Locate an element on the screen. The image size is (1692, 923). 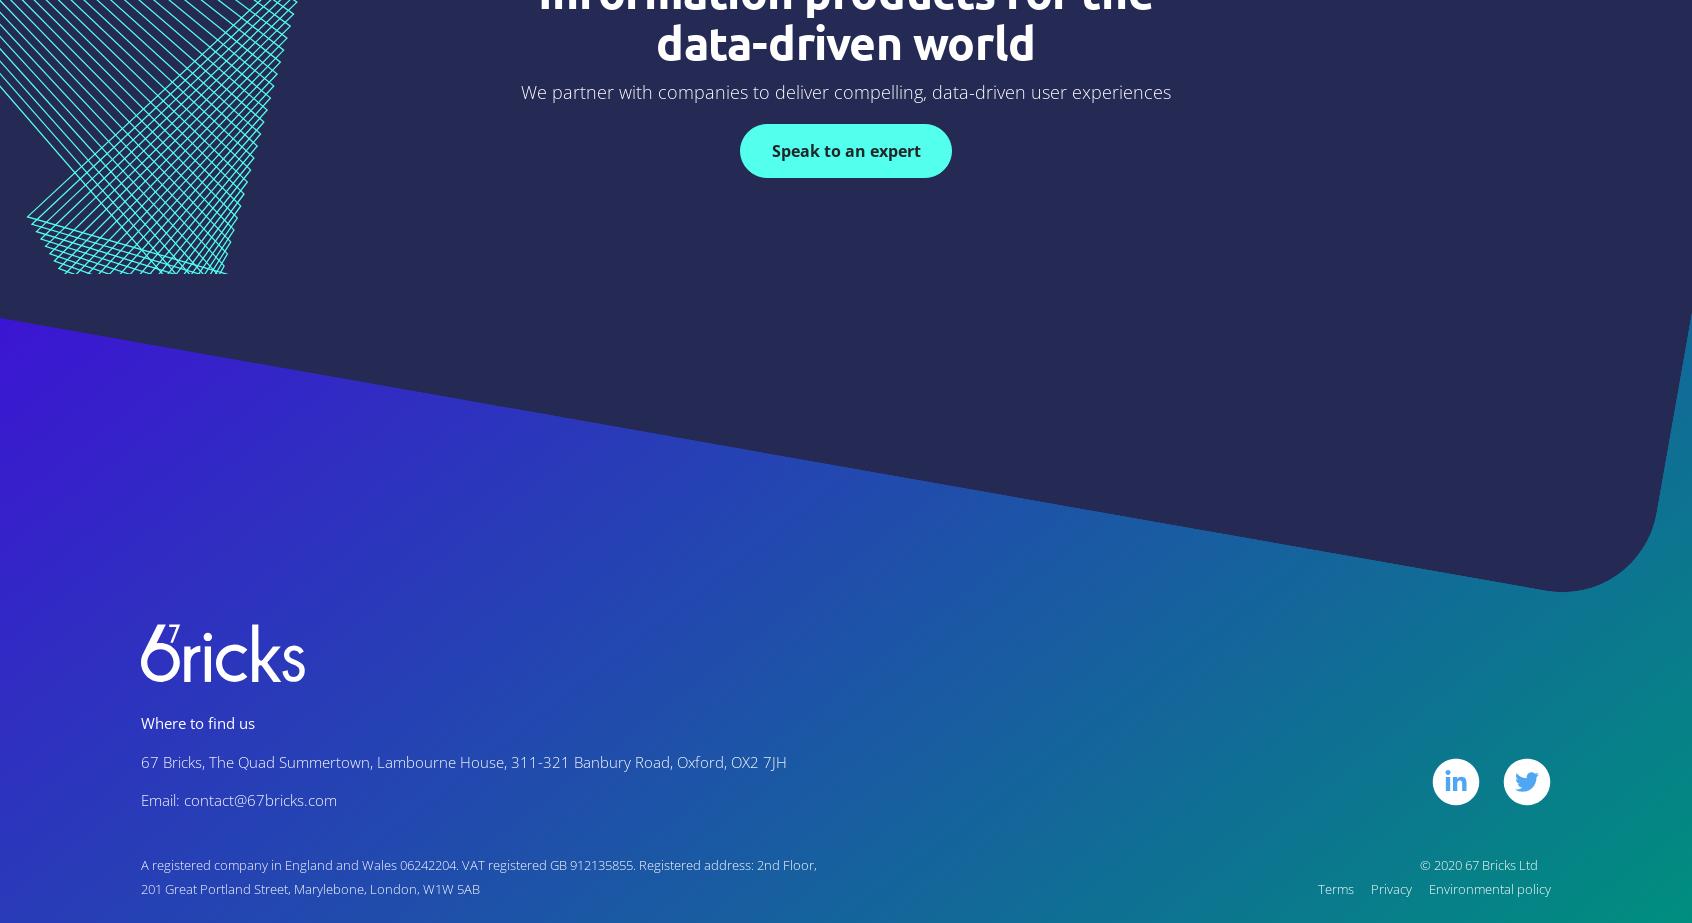
'Where to find us' is located at coordinates (140, 721).